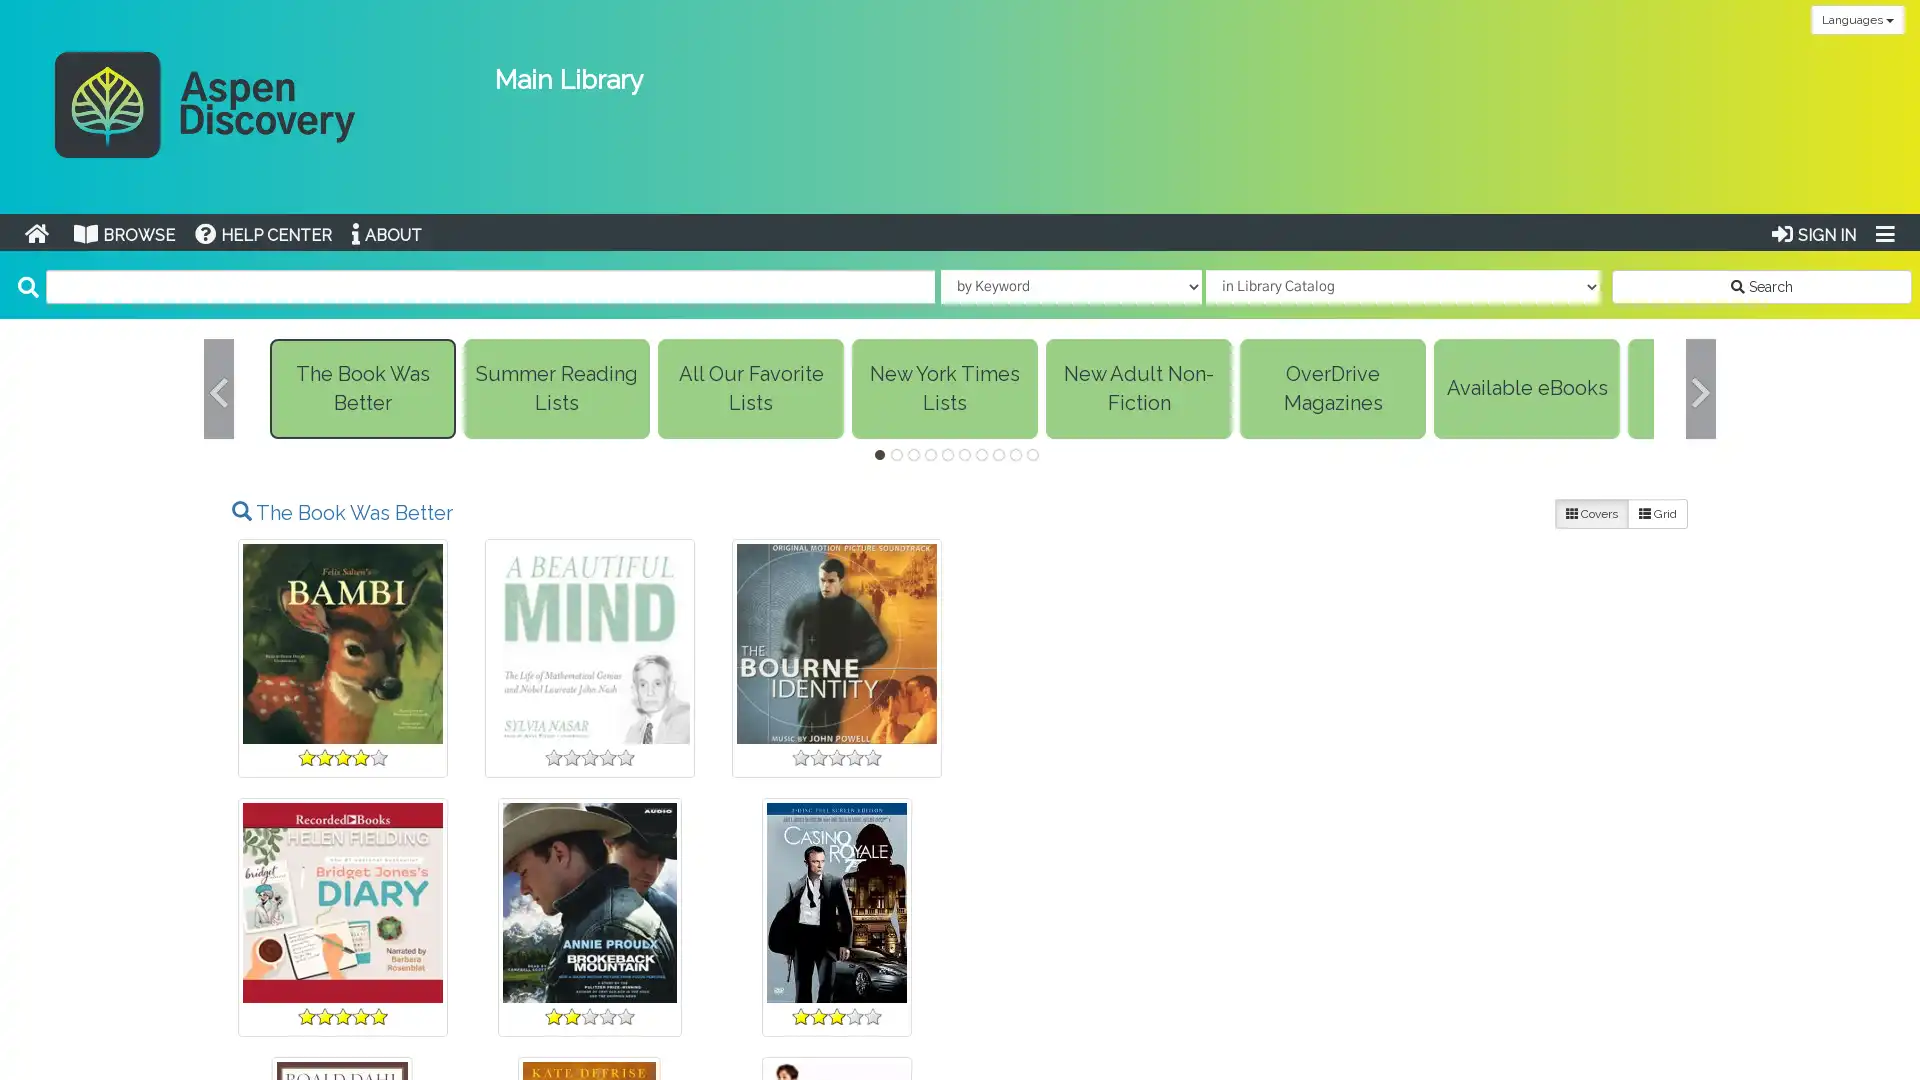  What do you see at coordinates (1329, 759) in the screenshot?
I see `Write a Review` at bounding box center [1329, 759].